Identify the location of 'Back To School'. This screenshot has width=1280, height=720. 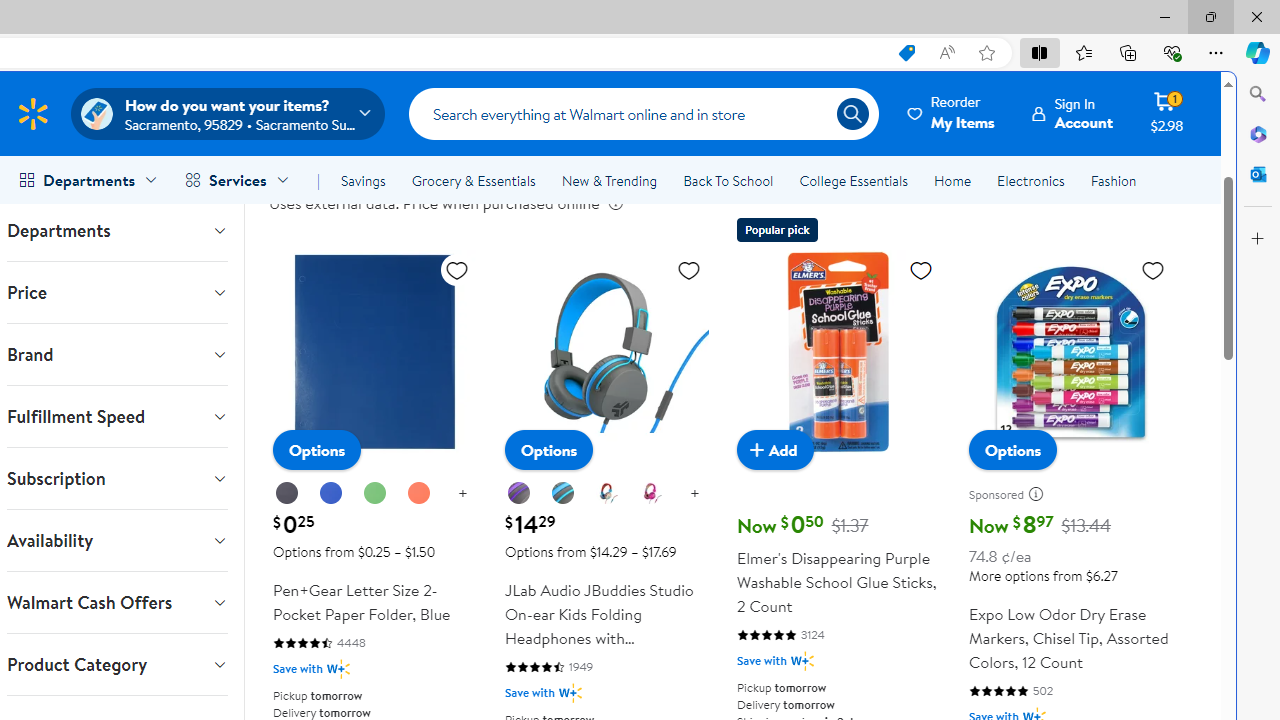
(727, 181).